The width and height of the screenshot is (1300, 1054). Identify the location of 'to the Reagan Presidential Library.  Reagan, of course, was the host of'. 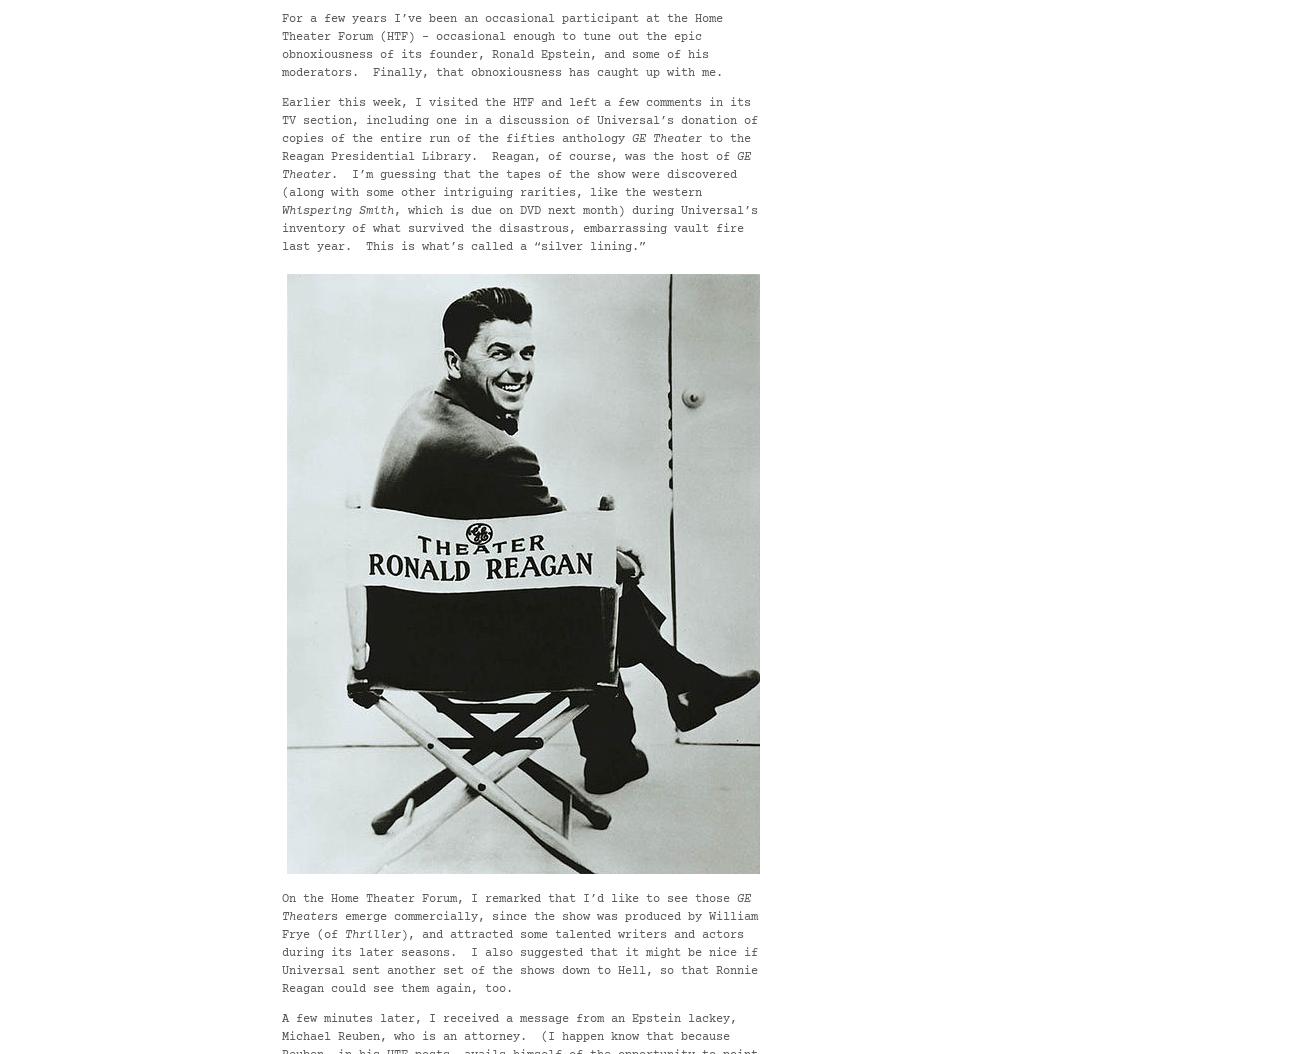
(516, 148).